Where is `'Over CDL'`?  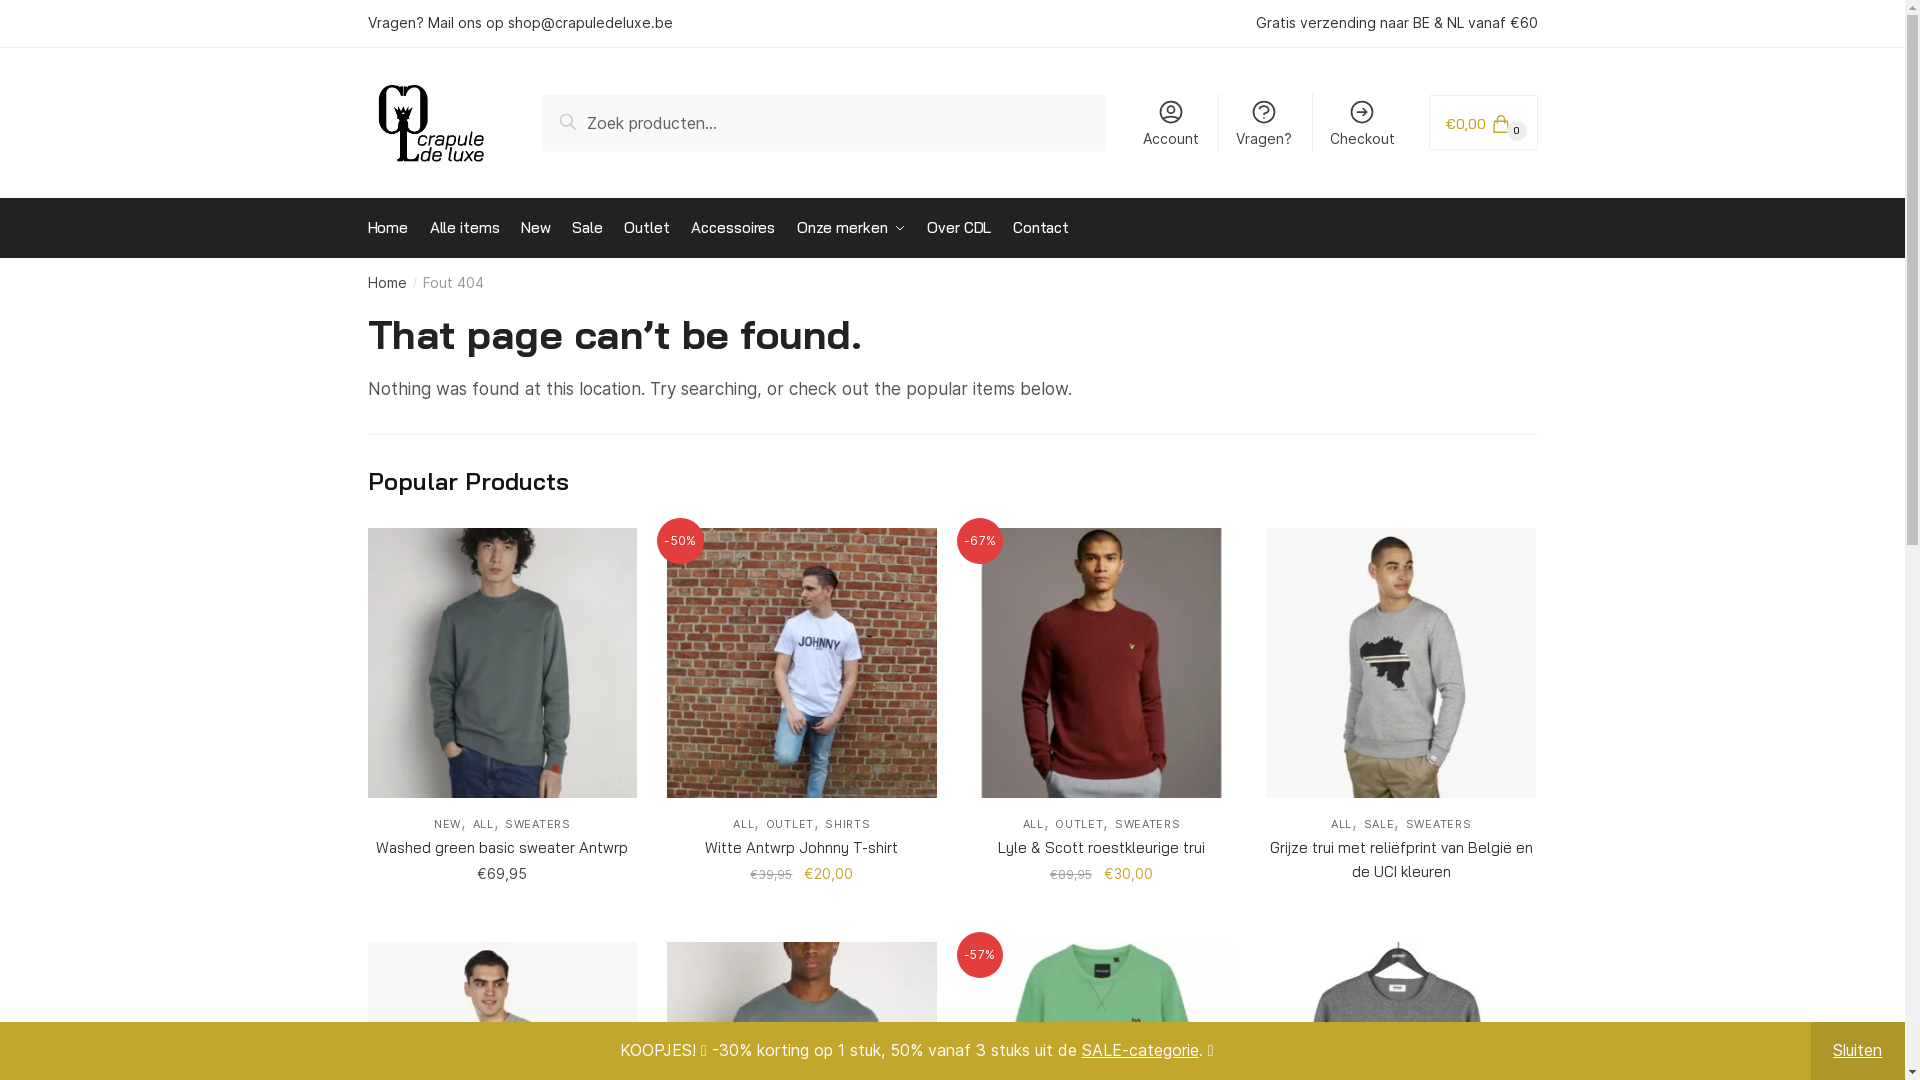
'Over CDL' is located at coordinates (958, 226).